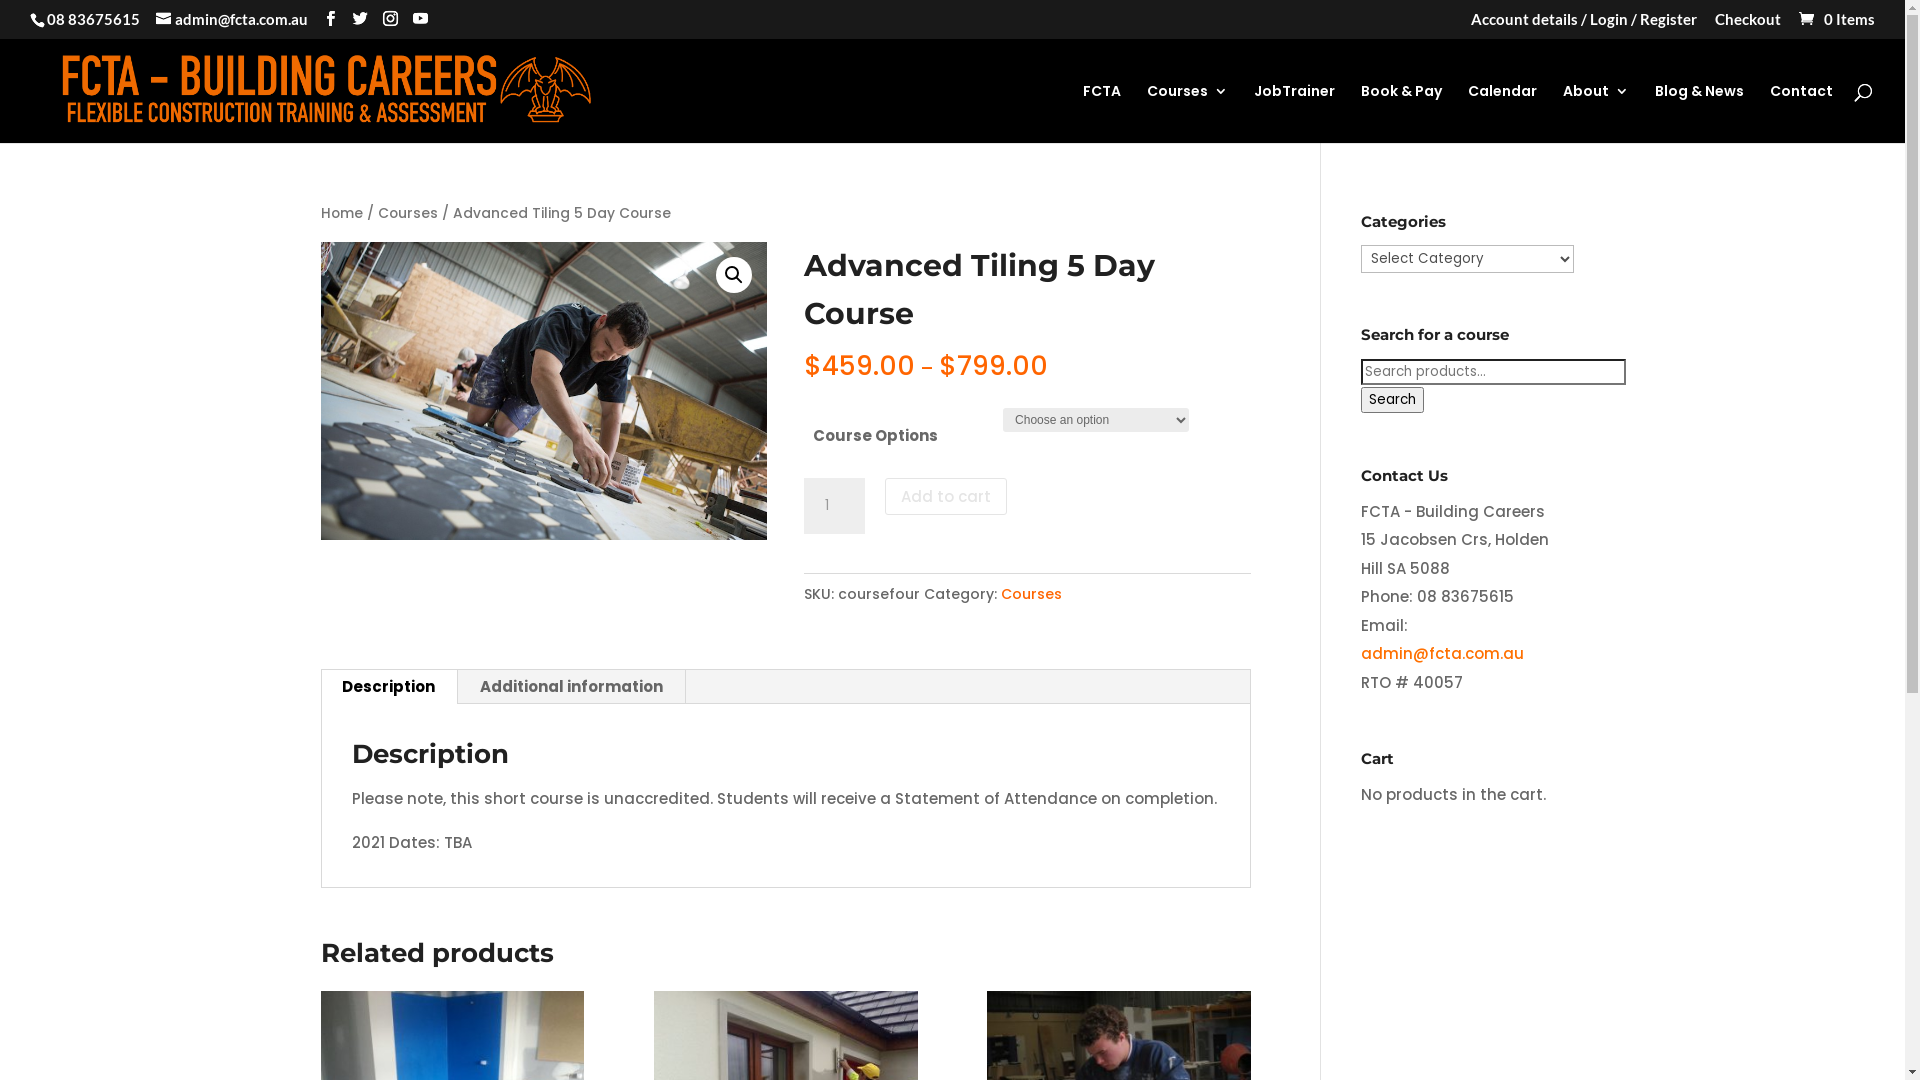 Image resolution: width=1920 pixels, height=1080 pixels. What do you see at coordinates (340, 213) in the screenshot?
I see `'Home'` at bounding box center [340, 213].